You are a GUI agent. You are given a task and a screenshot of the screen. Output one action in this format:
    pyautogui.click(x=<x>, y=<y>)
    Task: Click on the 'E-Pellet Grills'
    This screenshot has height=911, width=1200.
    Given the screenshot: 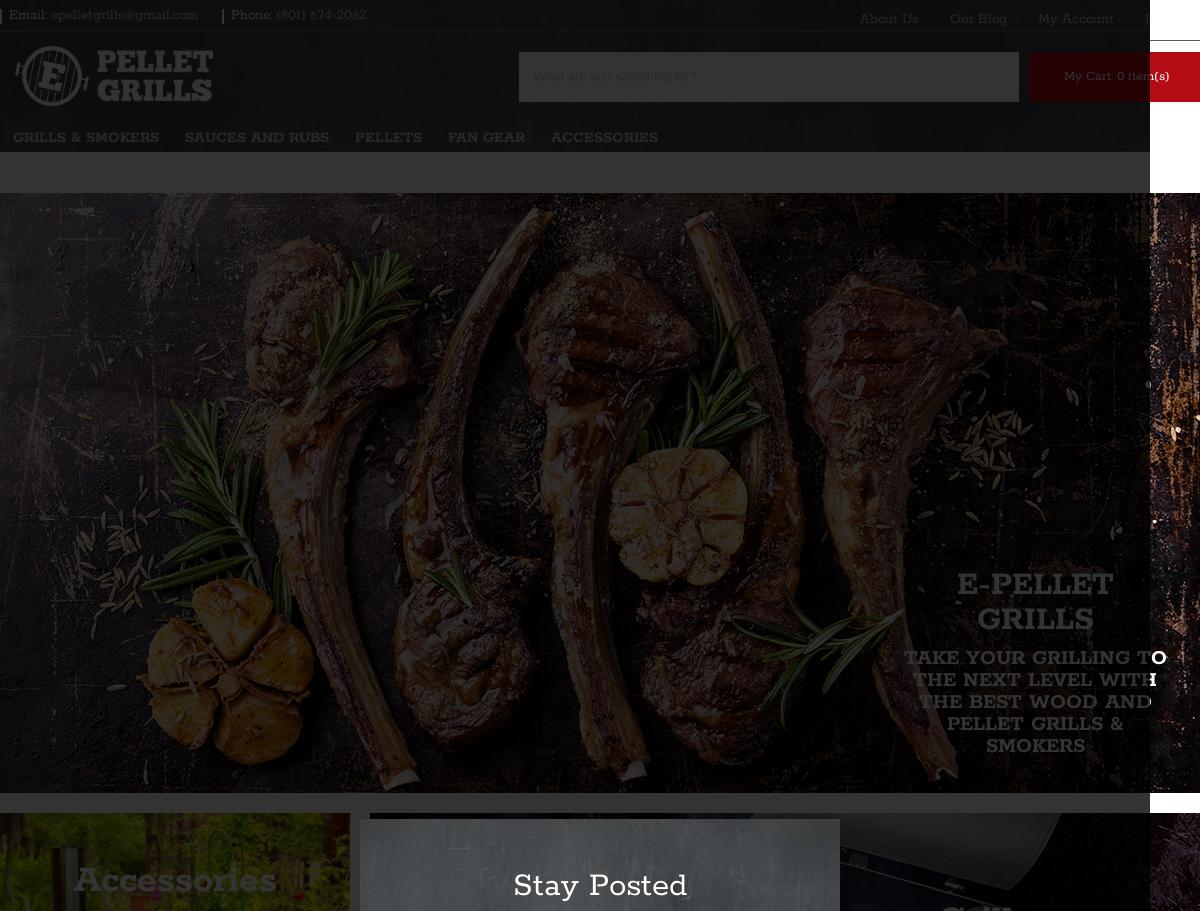 What is the action you would take?
    pyautogui.click(x=1034, y=601)
    